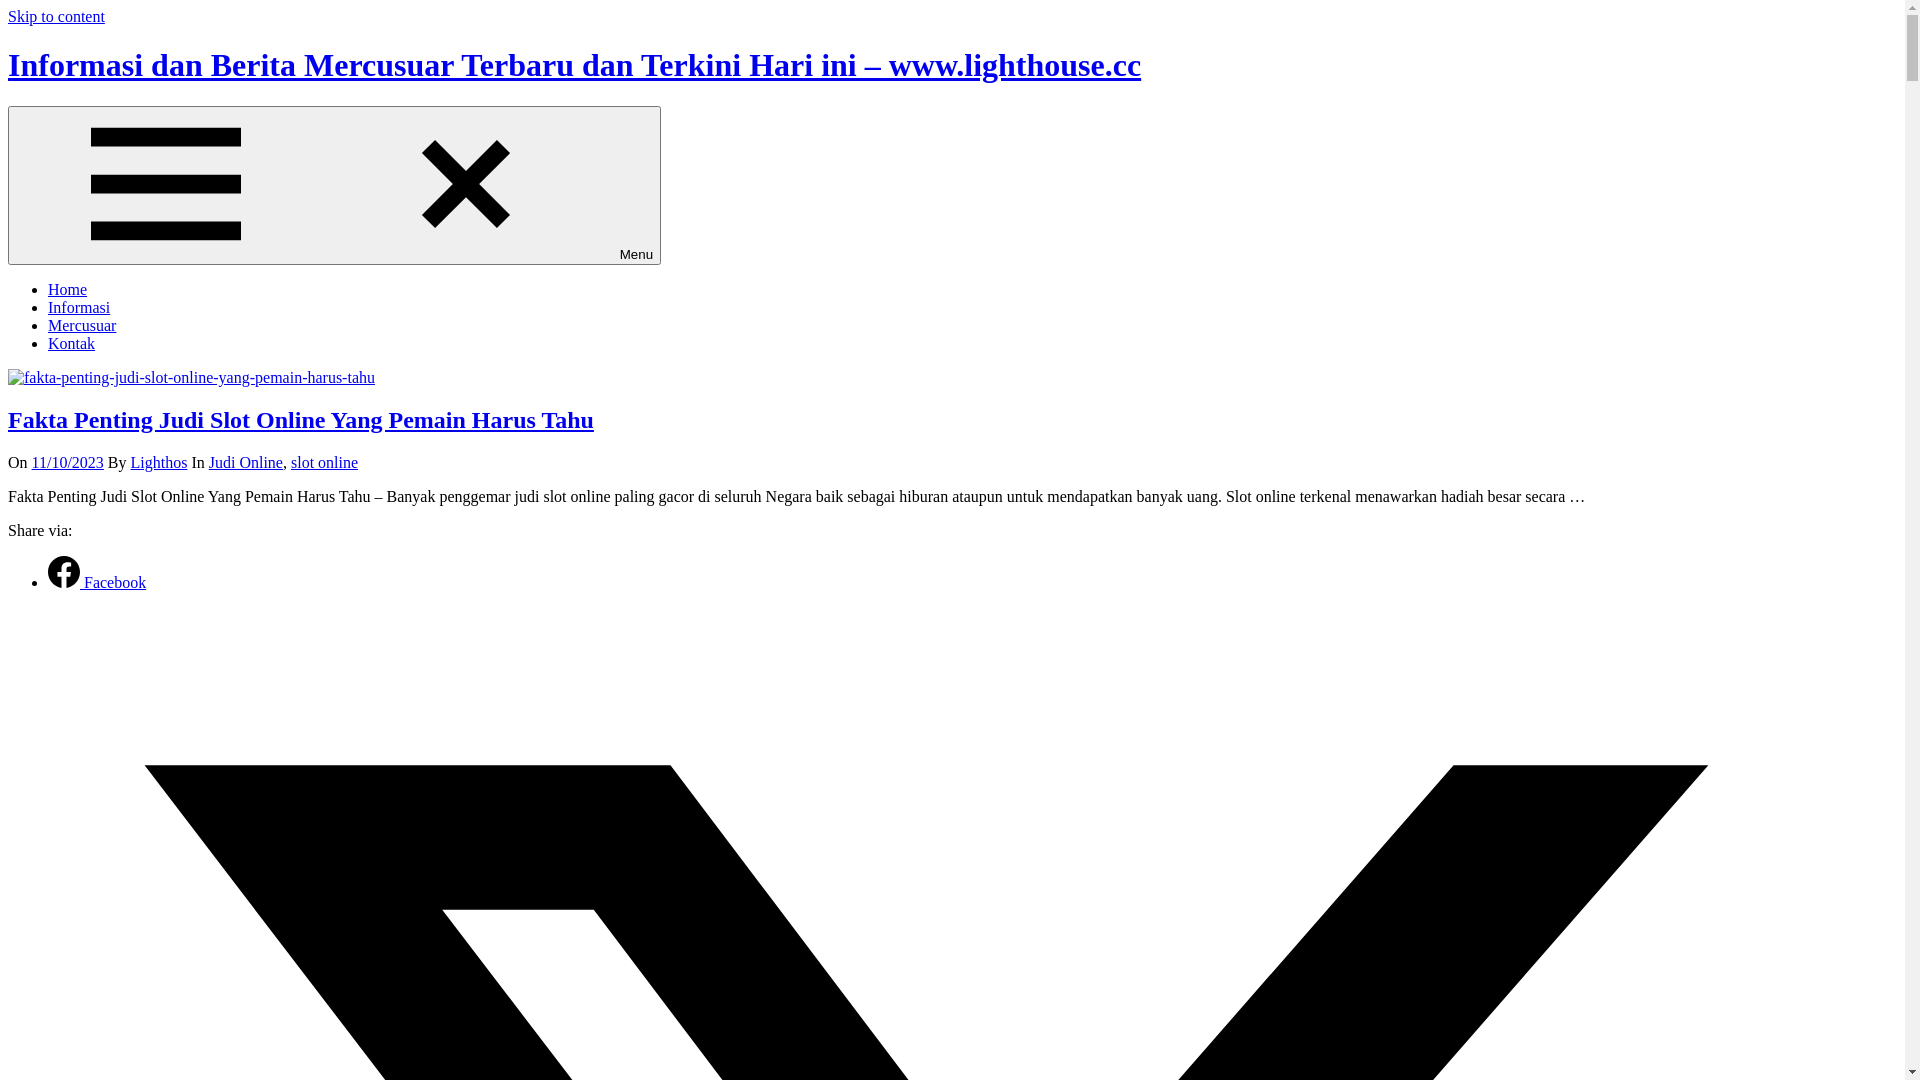  I want to click on 'Skip to content', so click(56, 16).